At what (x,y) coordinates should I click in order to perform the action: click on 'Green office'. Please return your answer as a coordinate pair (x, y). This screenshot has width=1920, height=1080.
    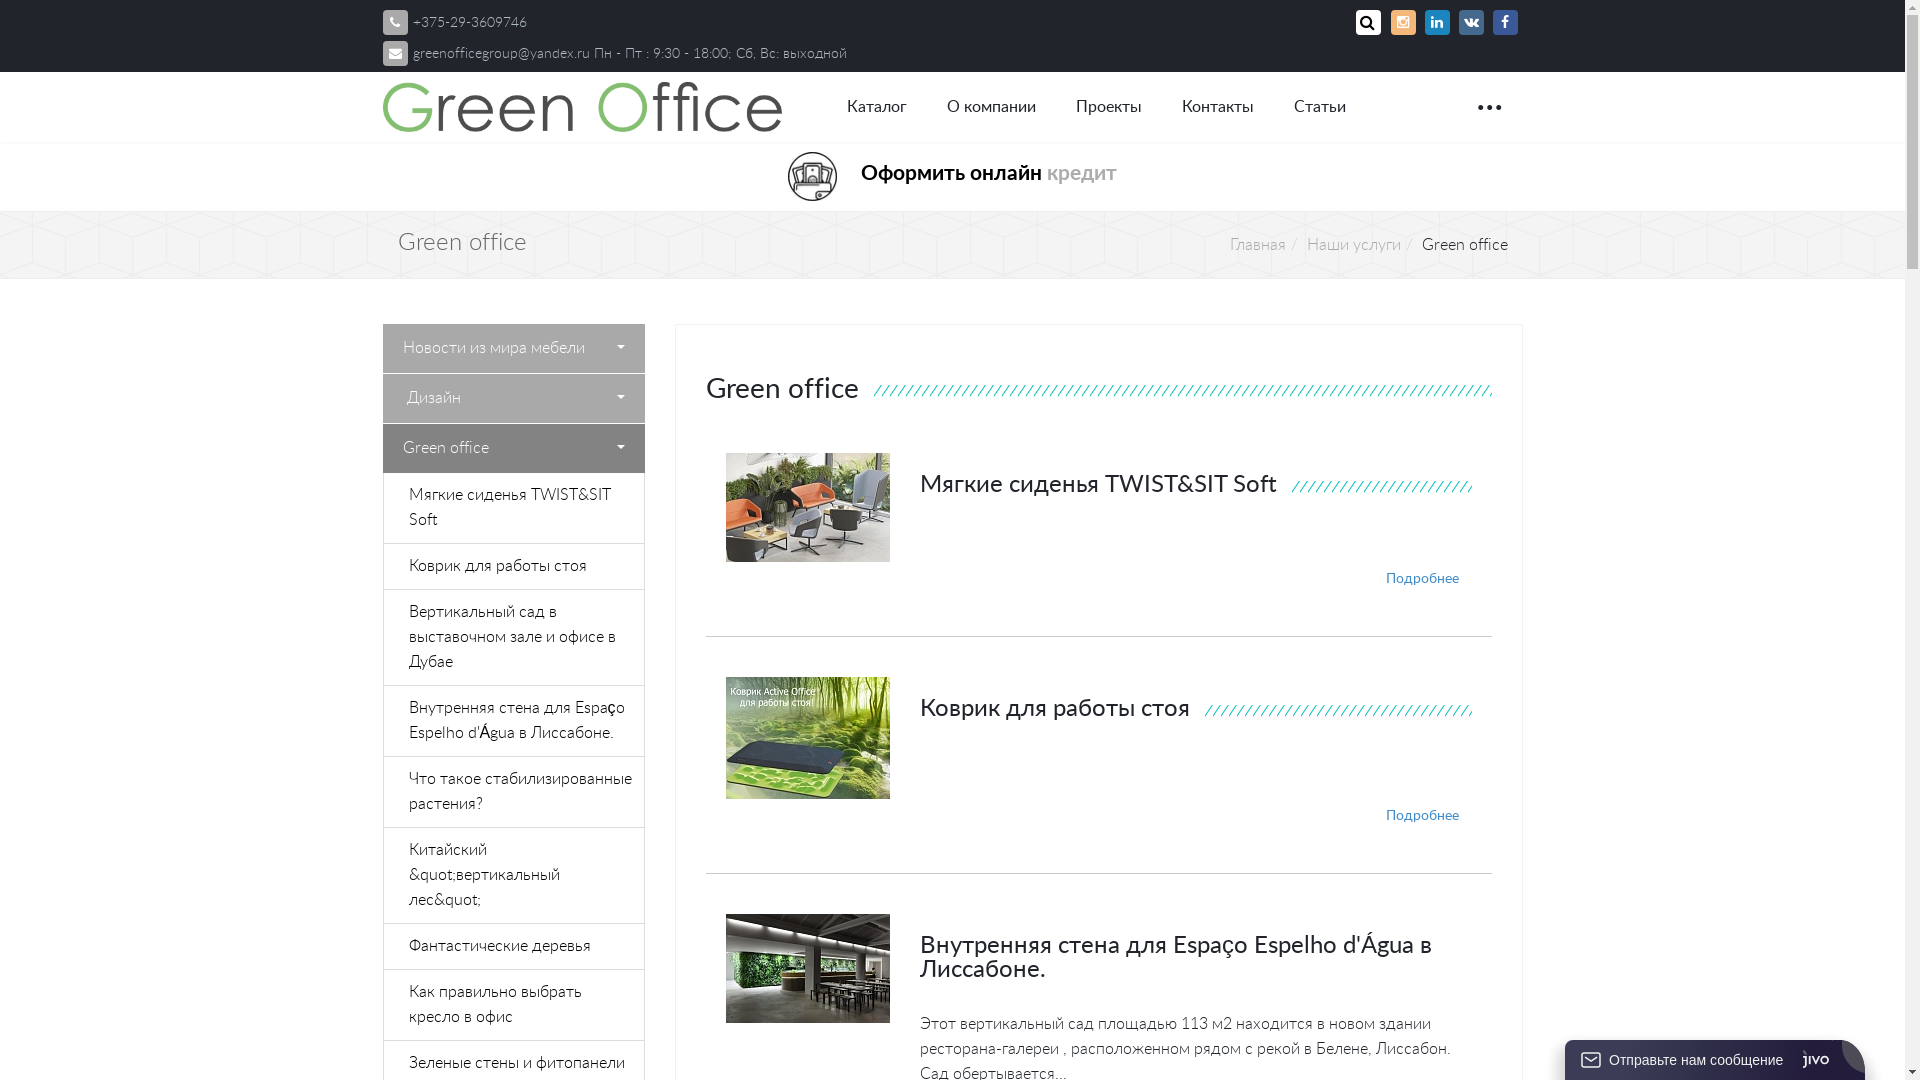
    Looking at the image, I should click on (513, 447).